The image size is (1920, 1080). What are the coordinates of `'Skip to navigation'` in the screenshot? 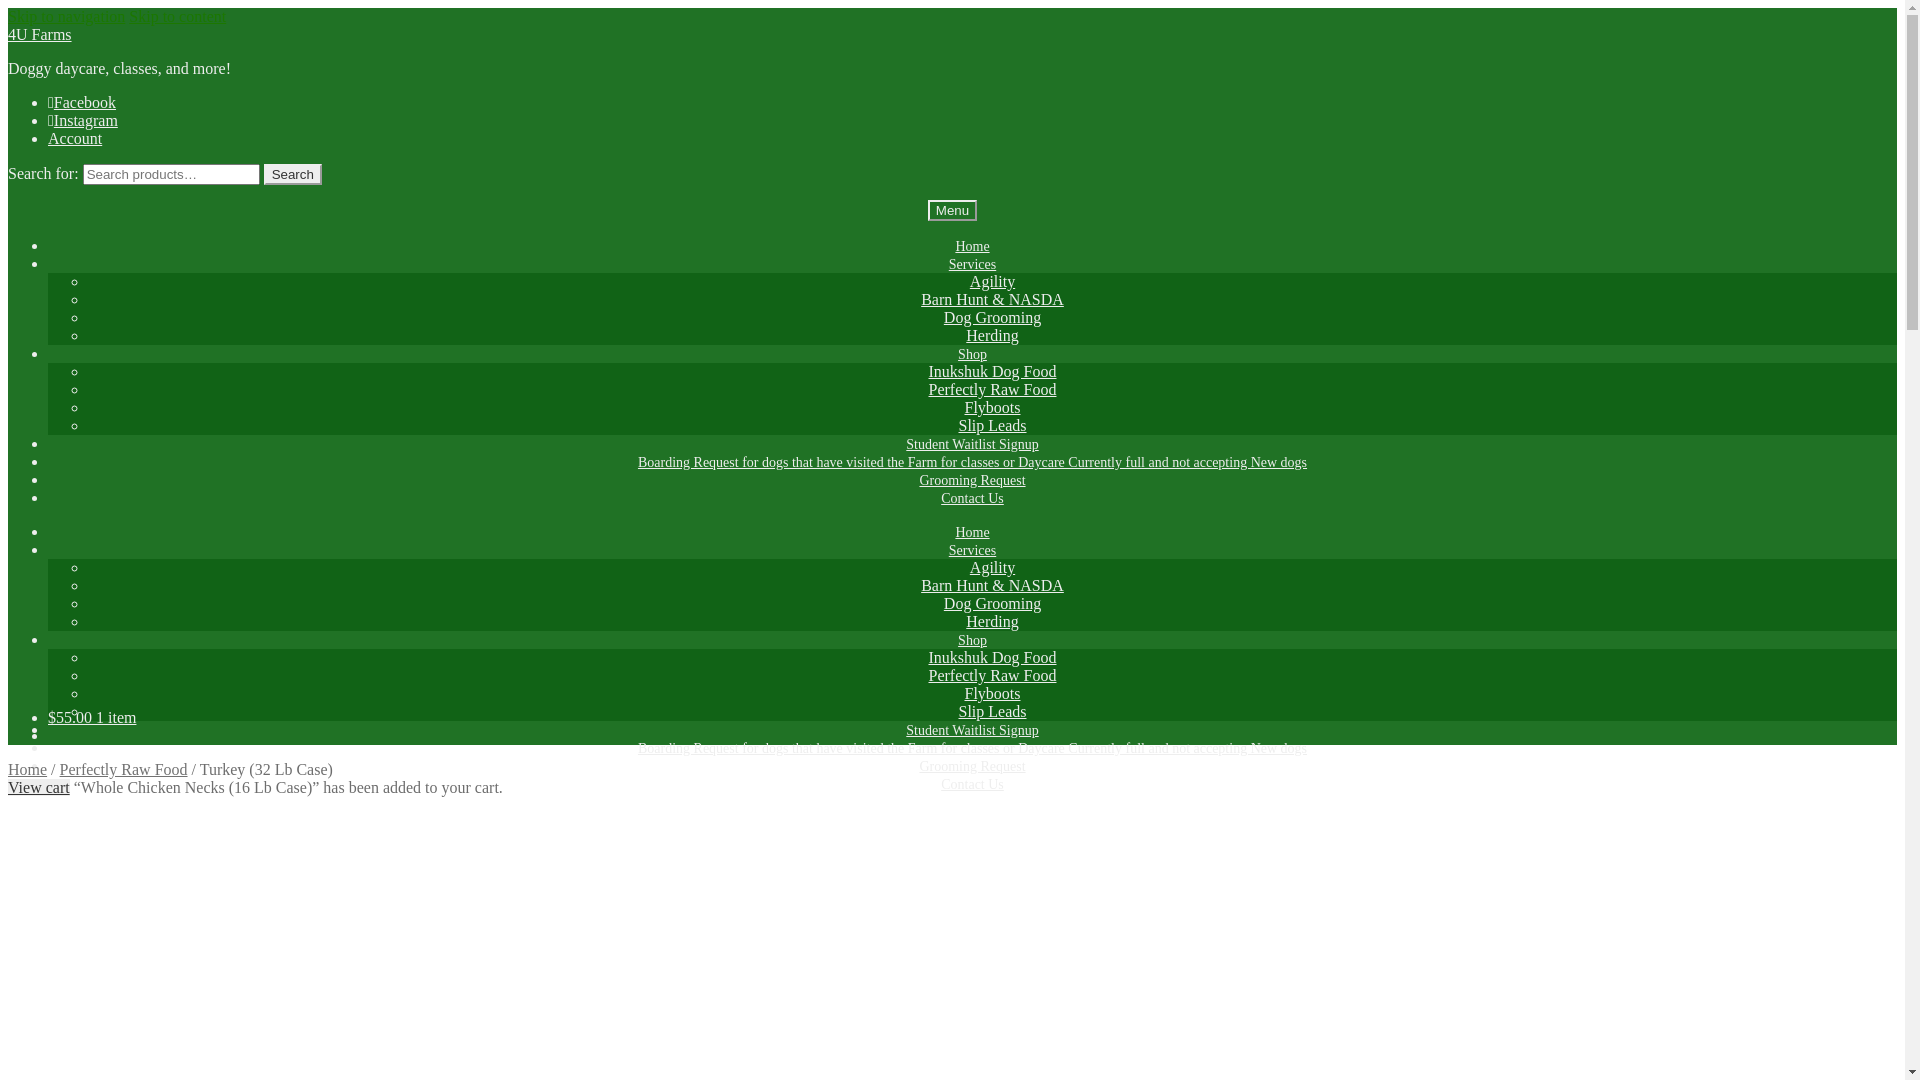 It's located at (66, 16).